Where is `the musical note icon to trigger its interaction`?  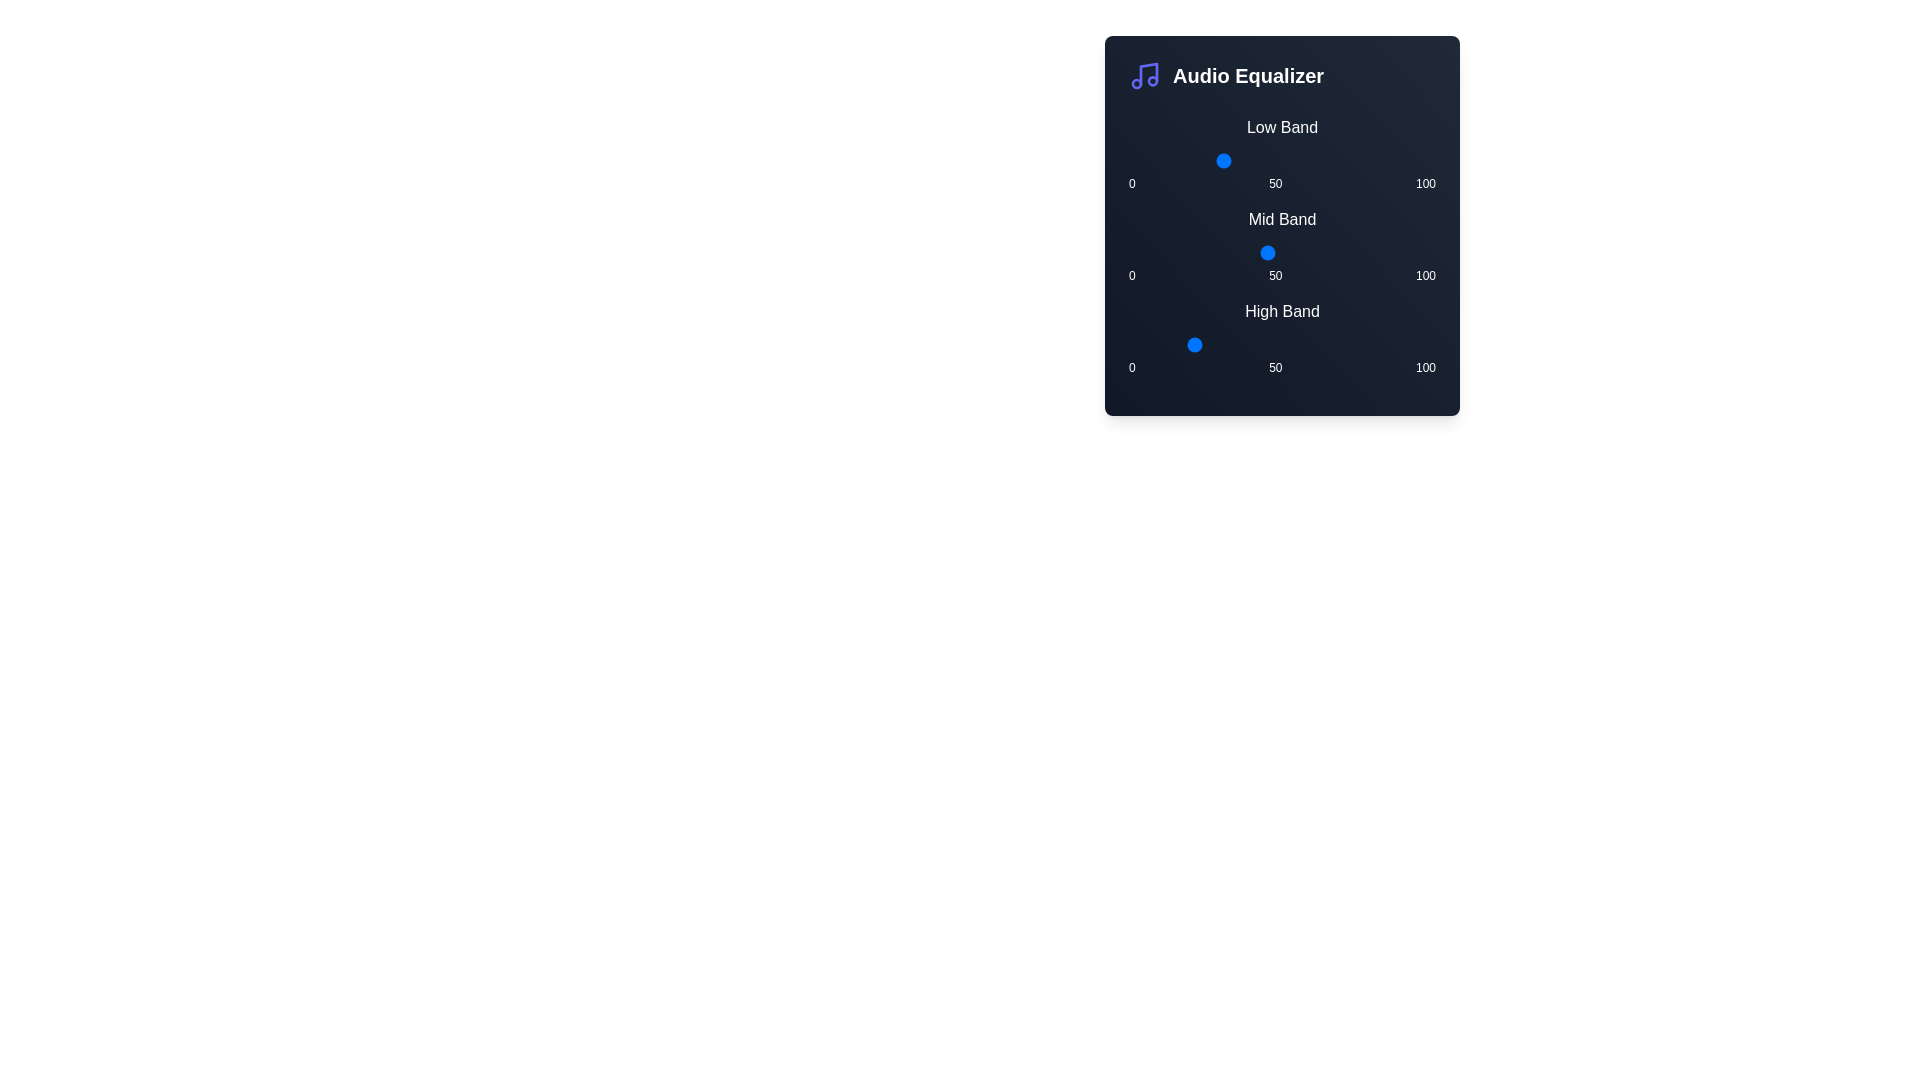
the musical note icon to trigger its interaction is located at coordinates (1145, 75).